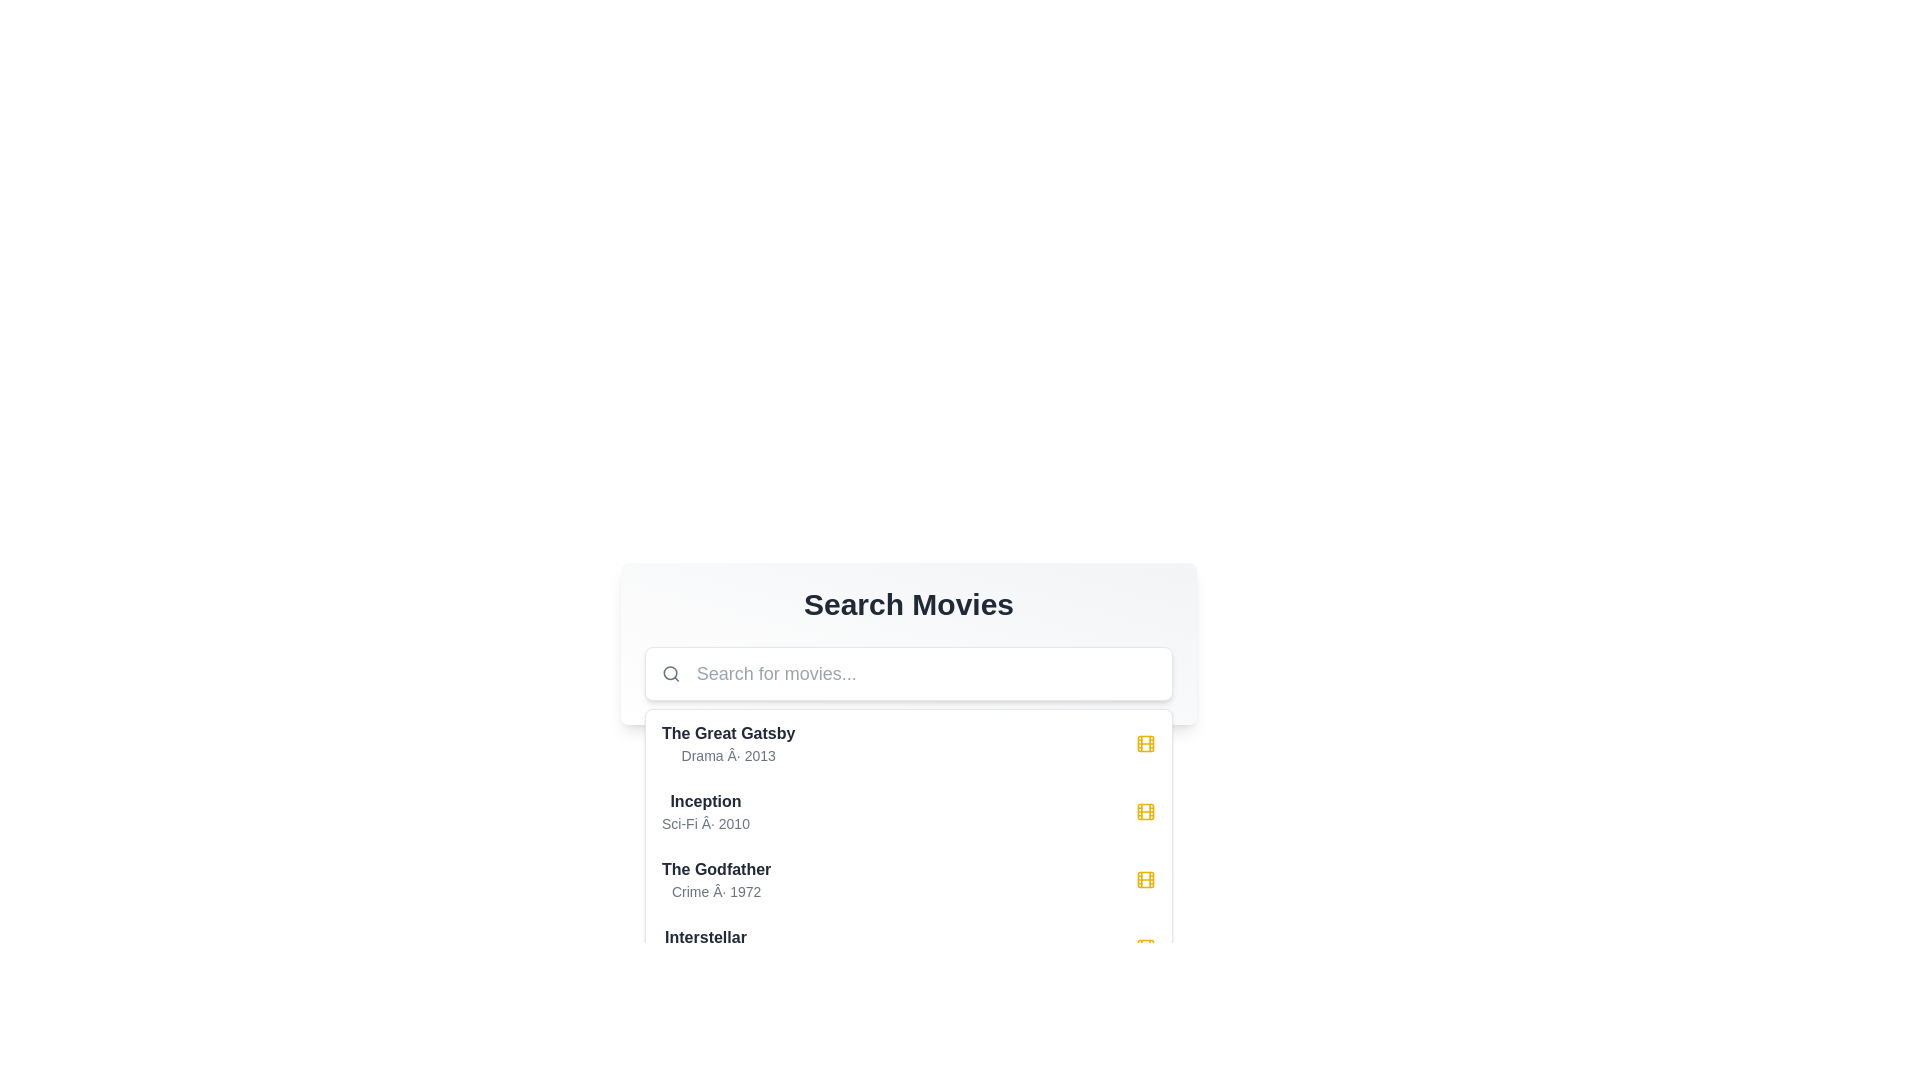 This screenshot has height=1080, width=1920. Describe the element at coordinates (907, 947) in the screenshot. I see `the fourth list item in the dropdown menu` at that location.